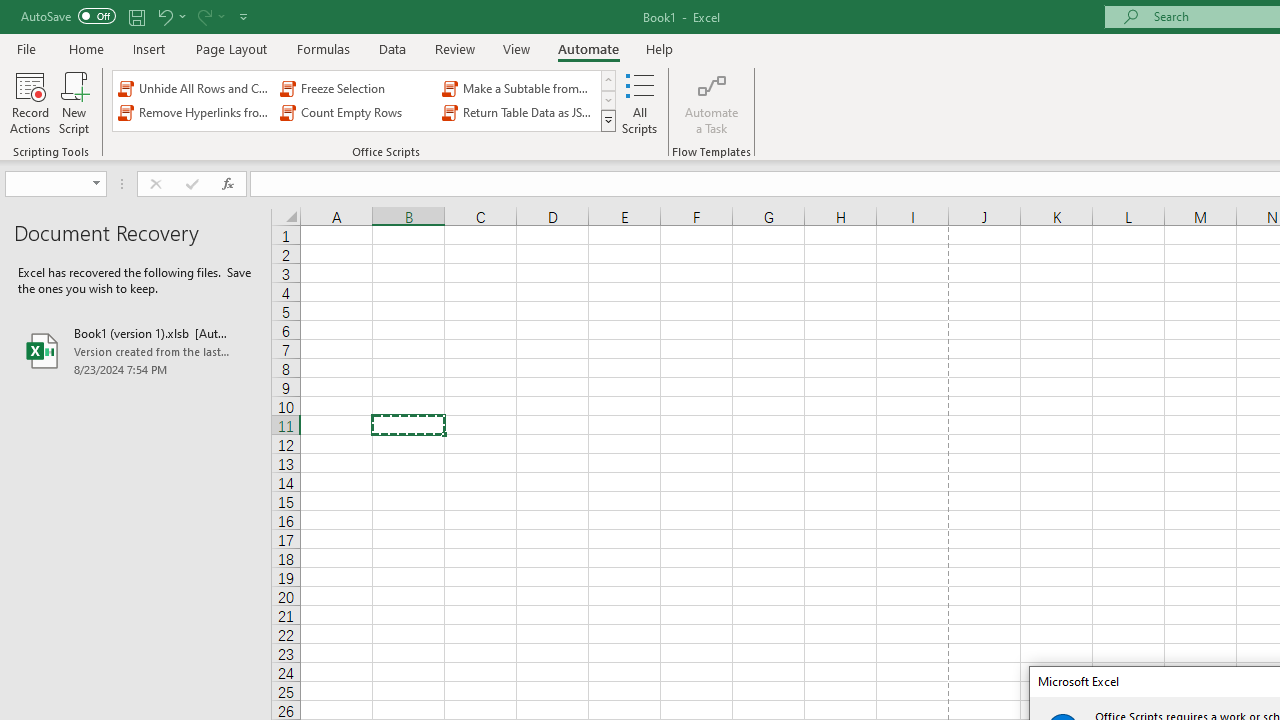 This screenshot has width=1280, height=720. Describe the element at coordinates (607, 79) in the screenshot. I see `'Row up'` at that location.